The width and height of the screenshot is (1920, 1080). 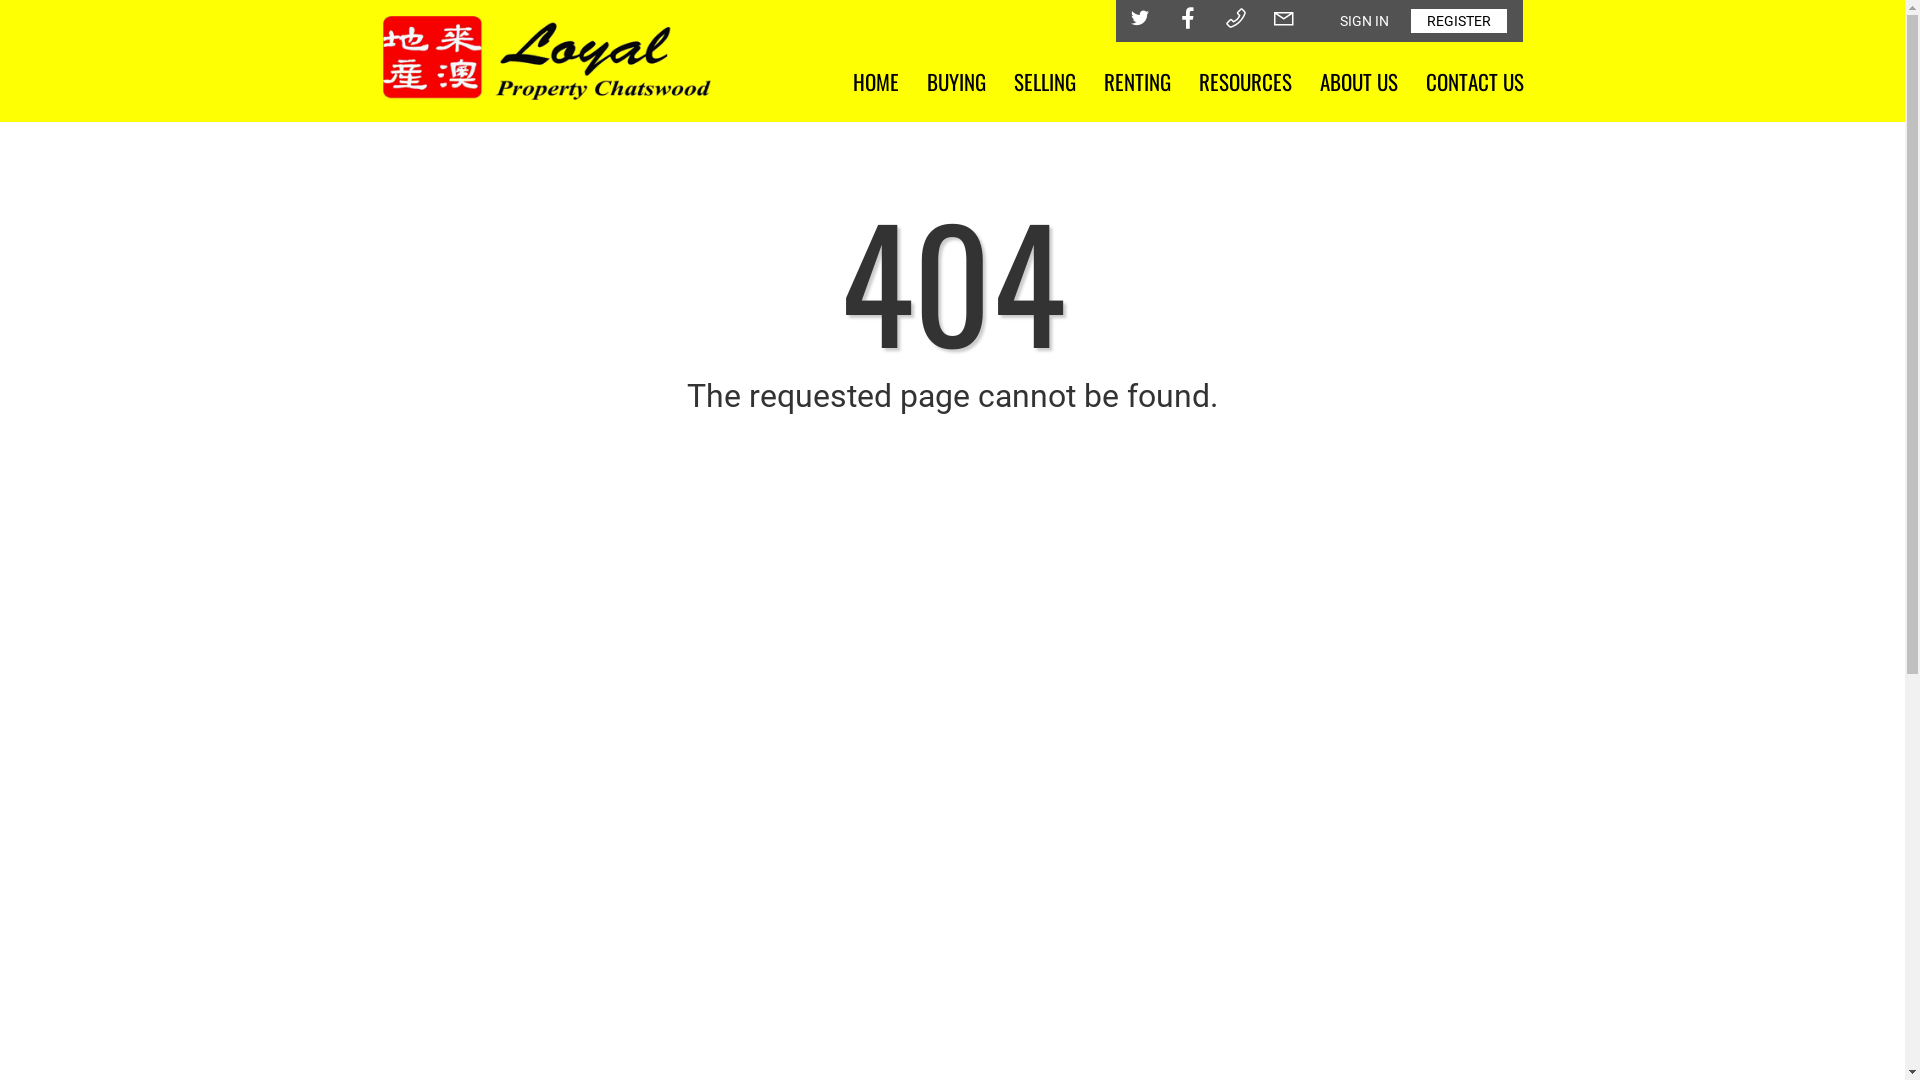 What do you see at coordinates (954, 80) in the screenshot?
I see `'BUYING'` at bounding box center [954, 80].